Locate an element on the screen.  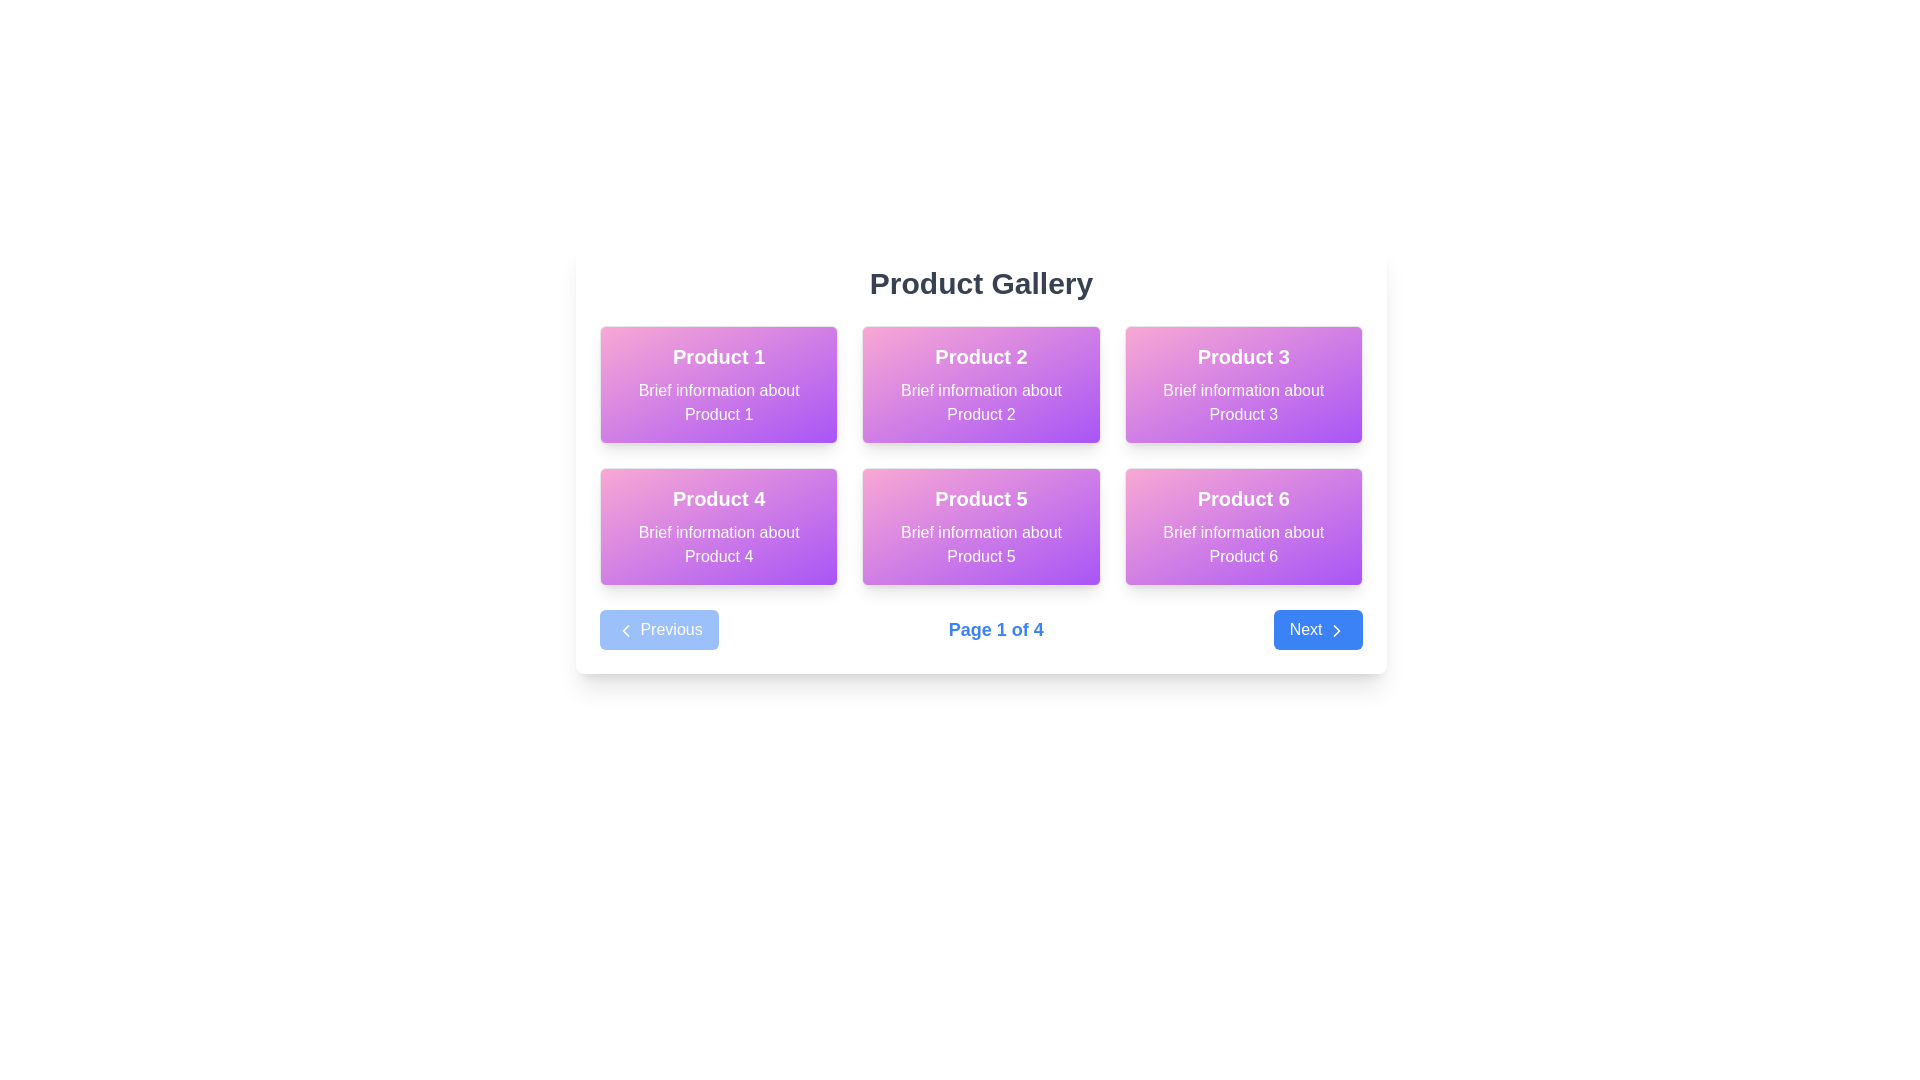
text label located in the bottom-right cell of the grid layout, which provides supplementary information for the title 'Product 6' is located at coordinates (1242, 544).